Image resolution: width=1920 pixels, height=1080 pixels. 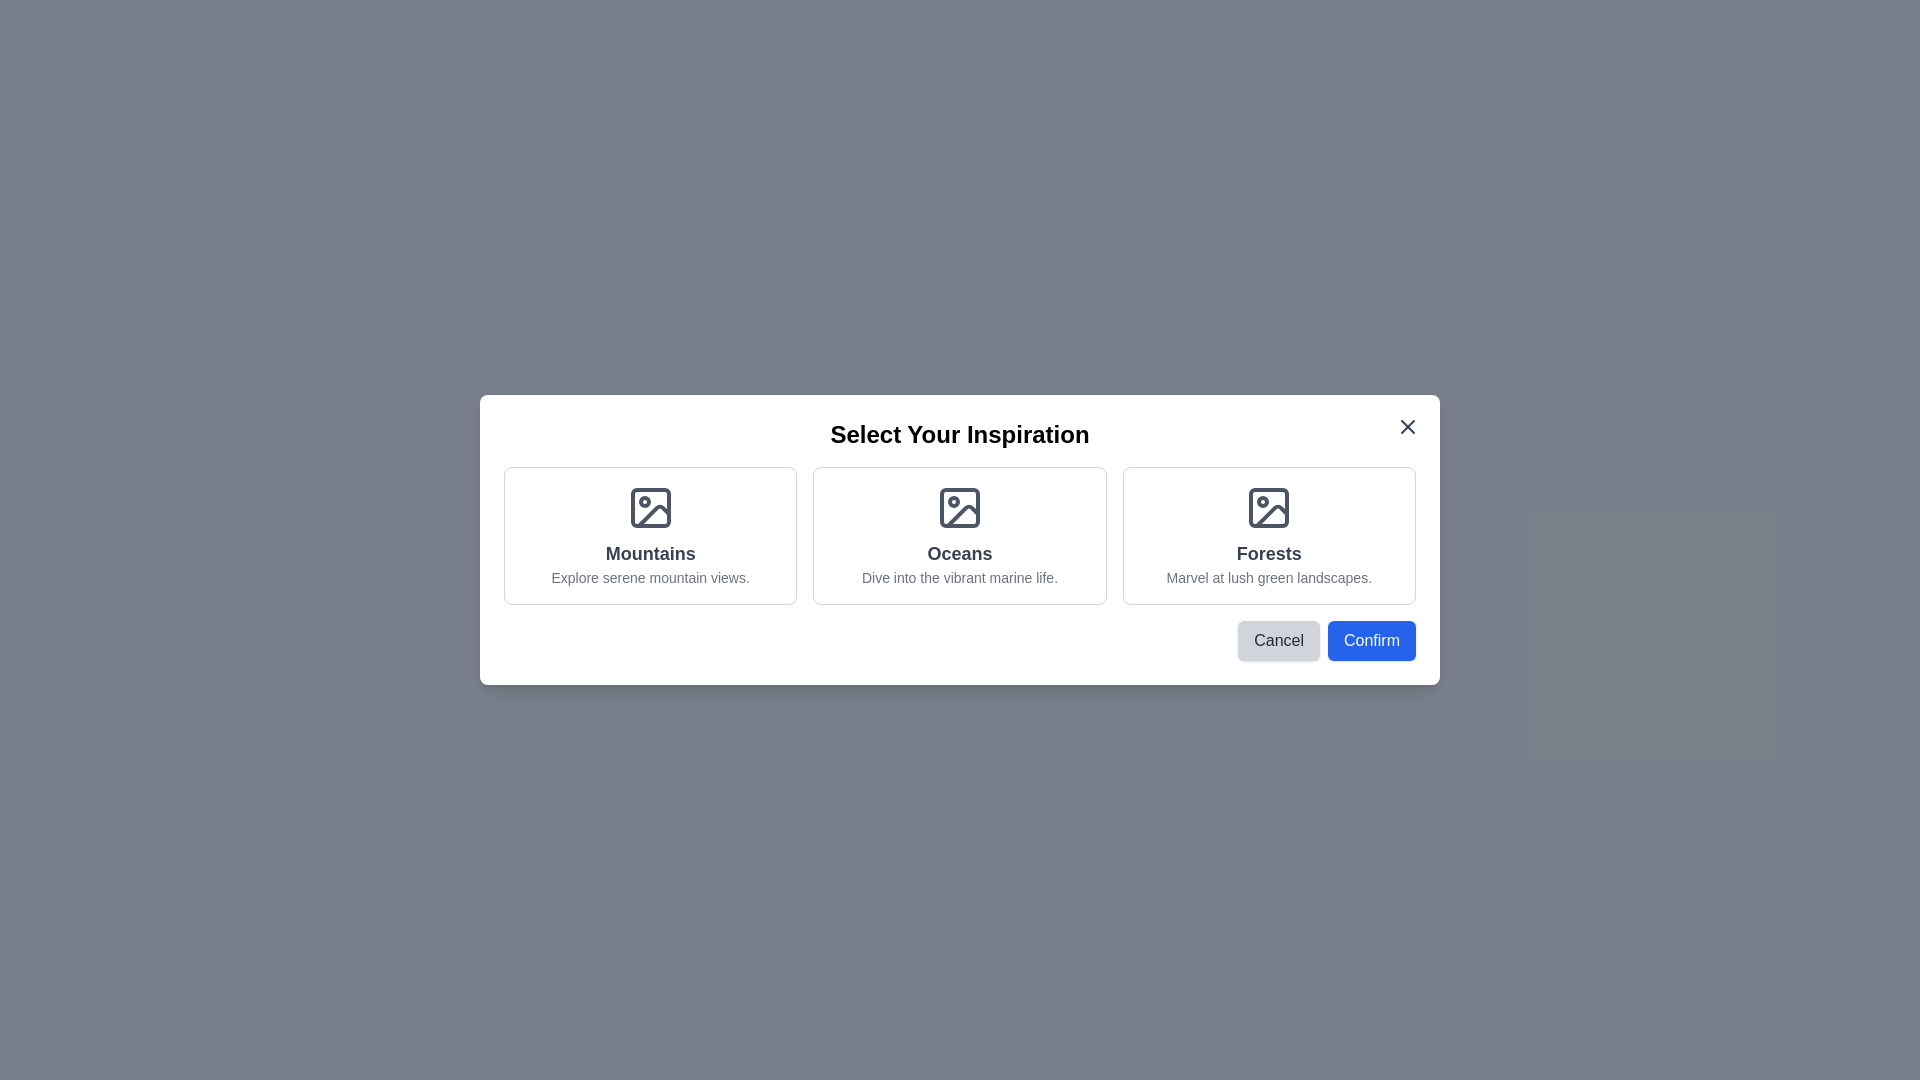 I want to click on the 'Oceans' text label, which serves as the title for the card summarizing its theme, located in the central card of the 'Select Your Inspiration' modal, so click(x=960, y=554).